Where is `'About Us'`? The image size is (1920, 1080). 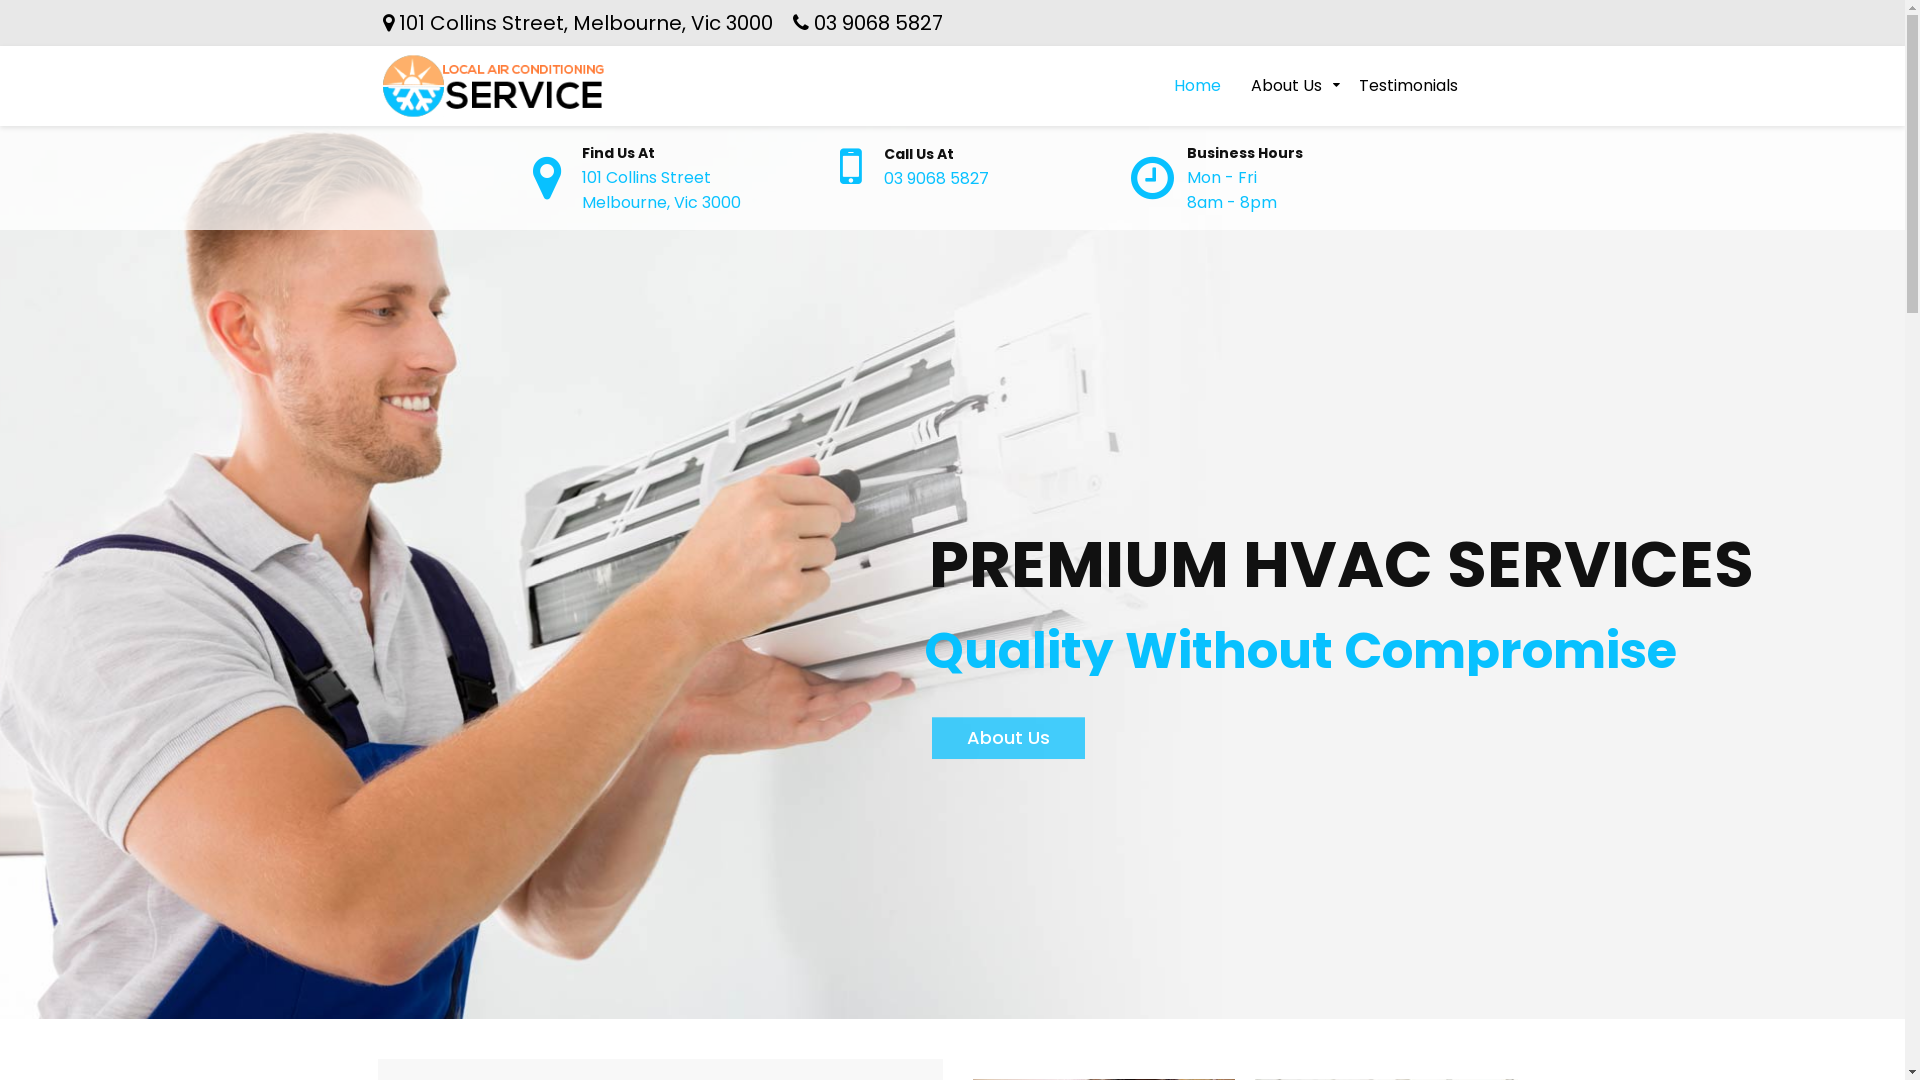 'About Us' is located at coordinates (1235, 84).